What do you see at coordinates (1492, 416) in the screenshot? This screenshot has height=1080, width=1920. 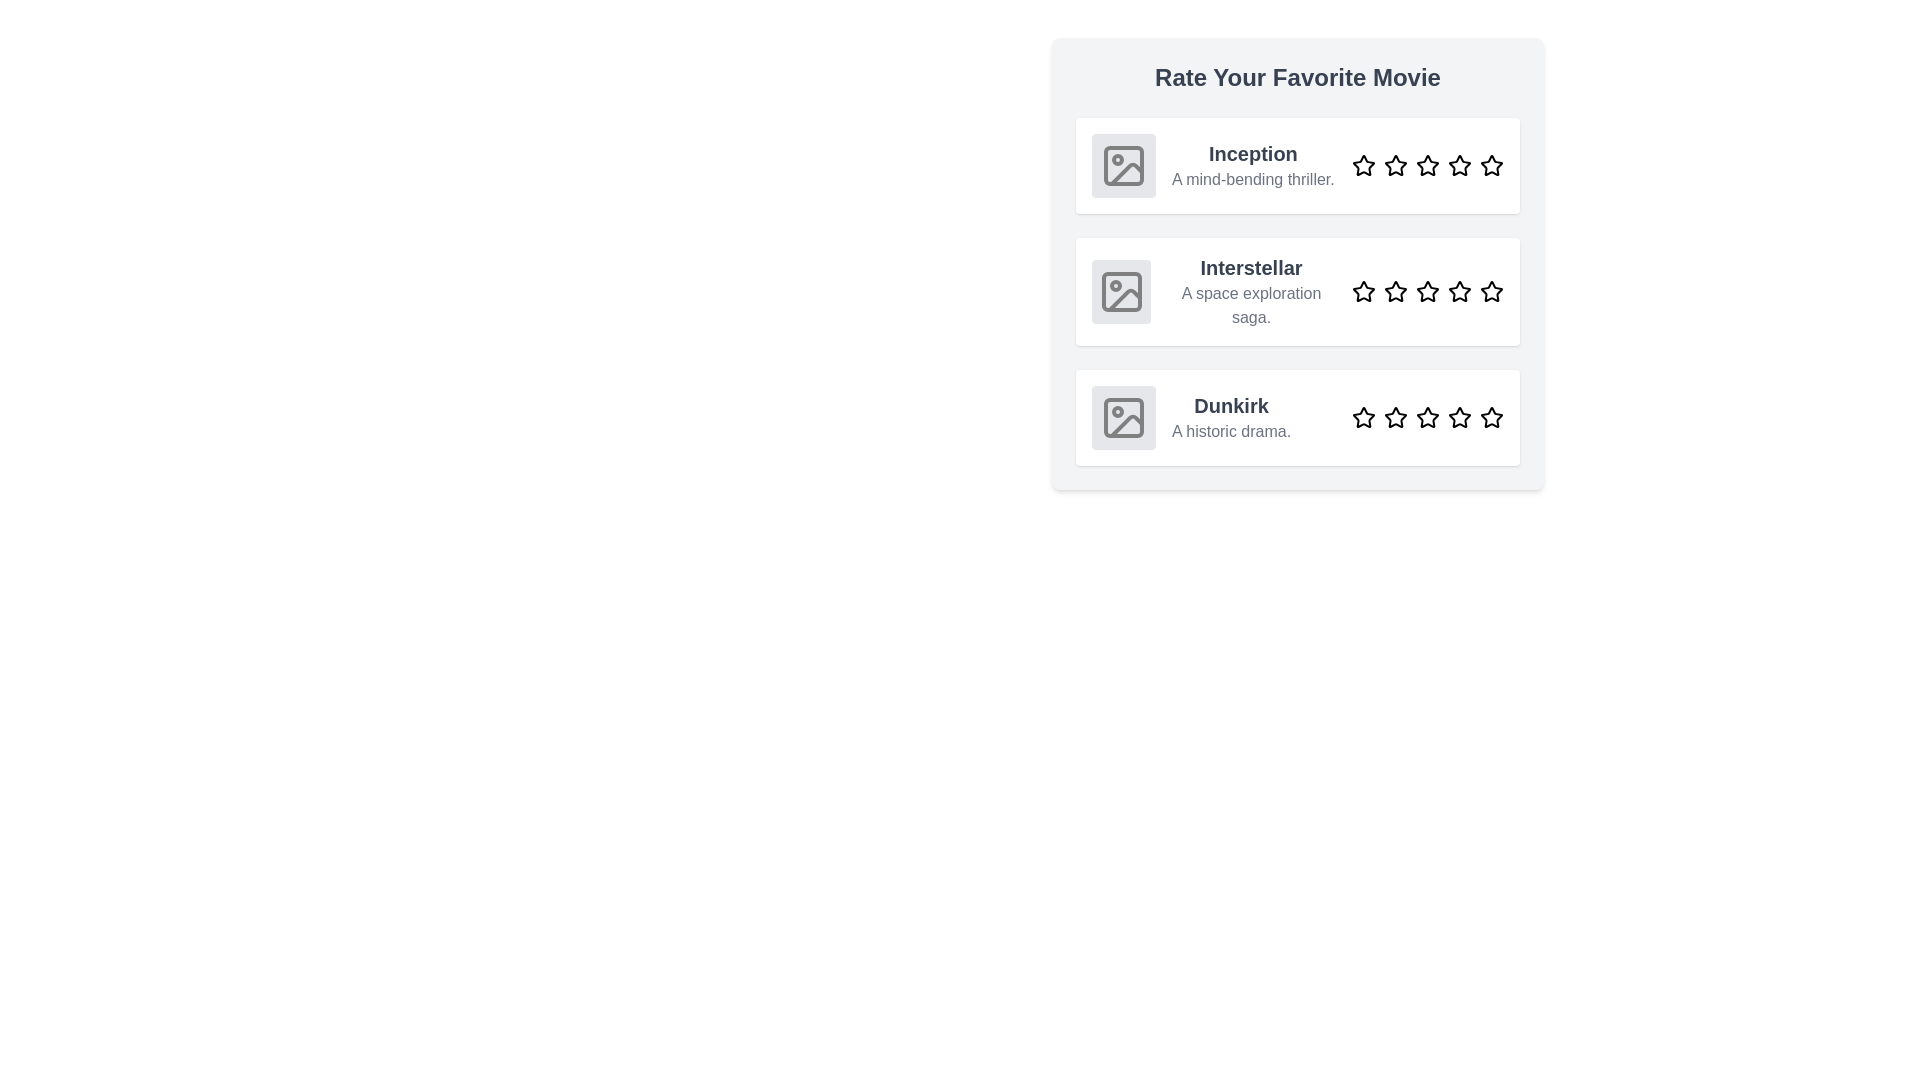 I see `the fifth star-shaped icon in the rating section of the movie 'Dunkirk' to rate` at bounding box center [1492, 416].